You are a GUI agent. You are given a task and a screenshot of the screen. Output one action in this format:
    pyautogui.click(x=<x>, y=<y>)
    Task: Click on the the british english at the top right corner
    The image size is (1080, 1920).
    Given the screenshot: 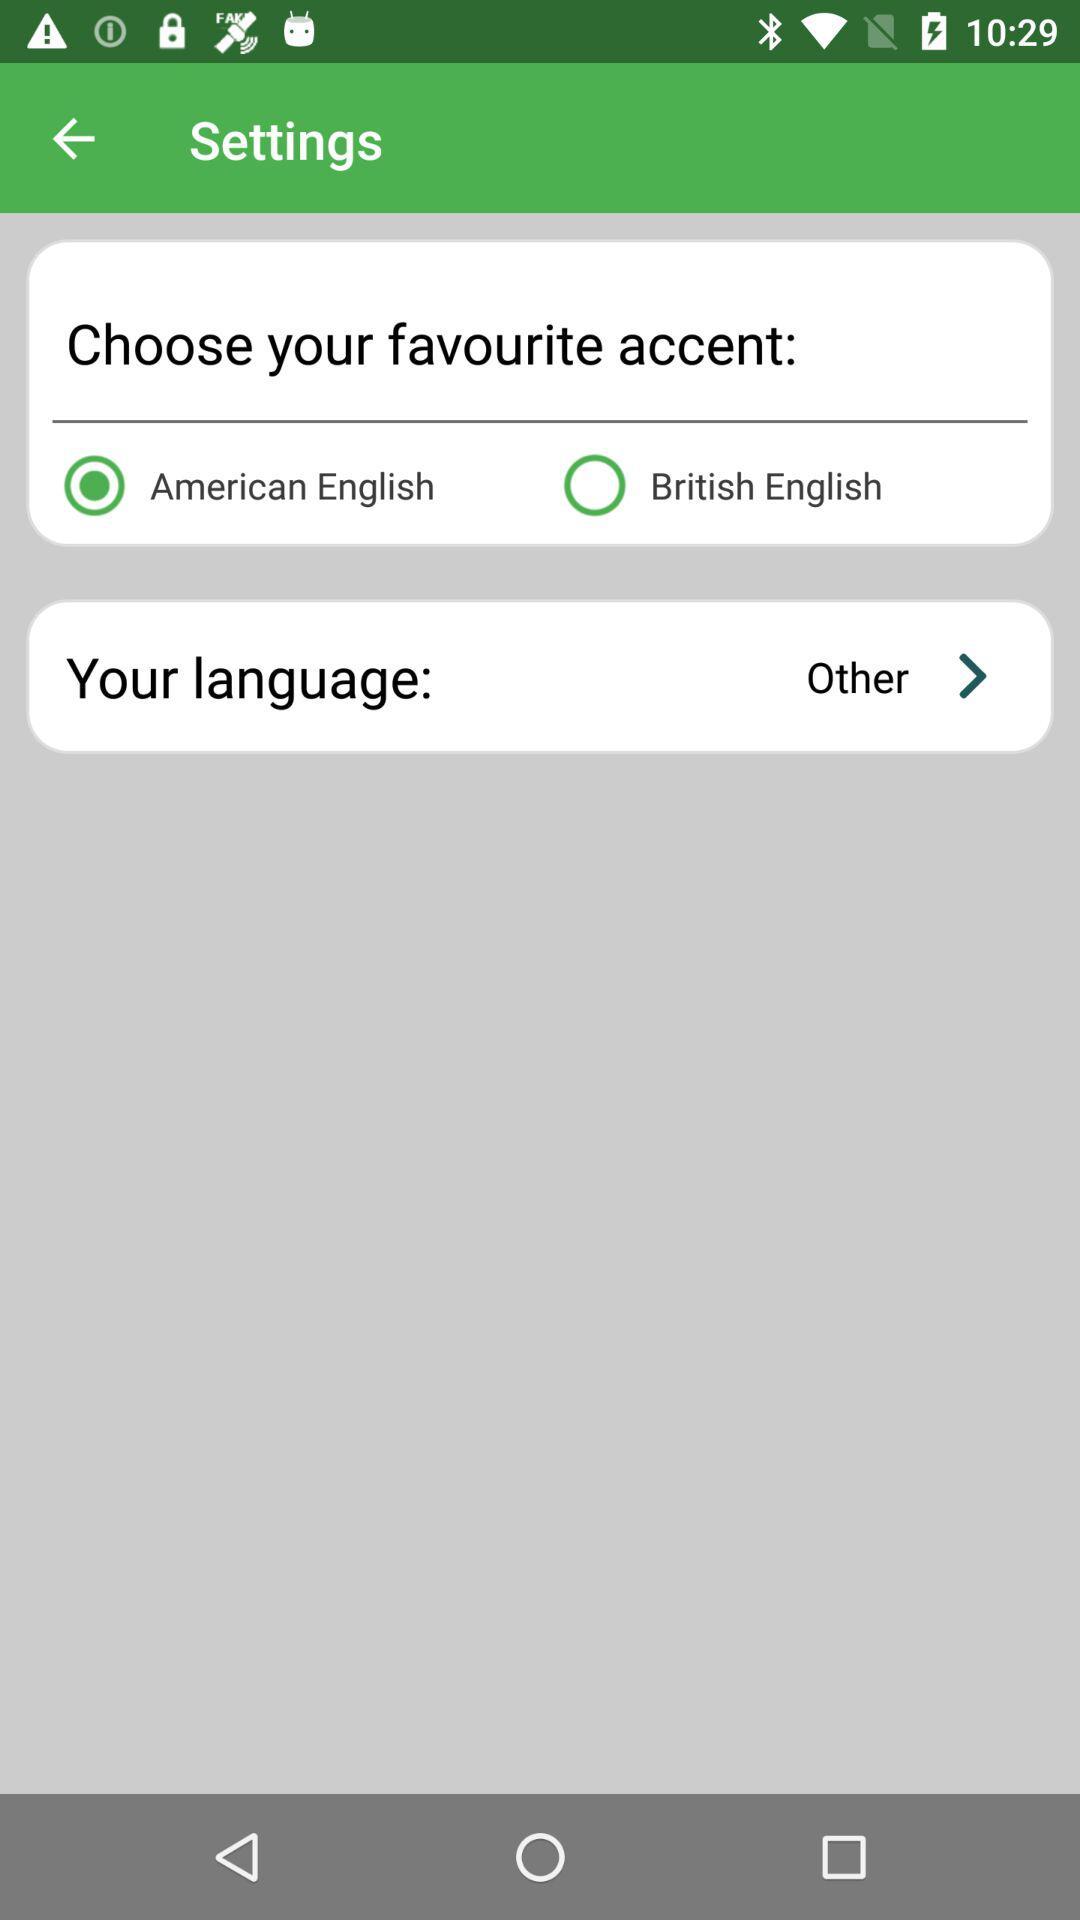 What is the action you would take?
    pyautogui.click(x=789, y=481)
    